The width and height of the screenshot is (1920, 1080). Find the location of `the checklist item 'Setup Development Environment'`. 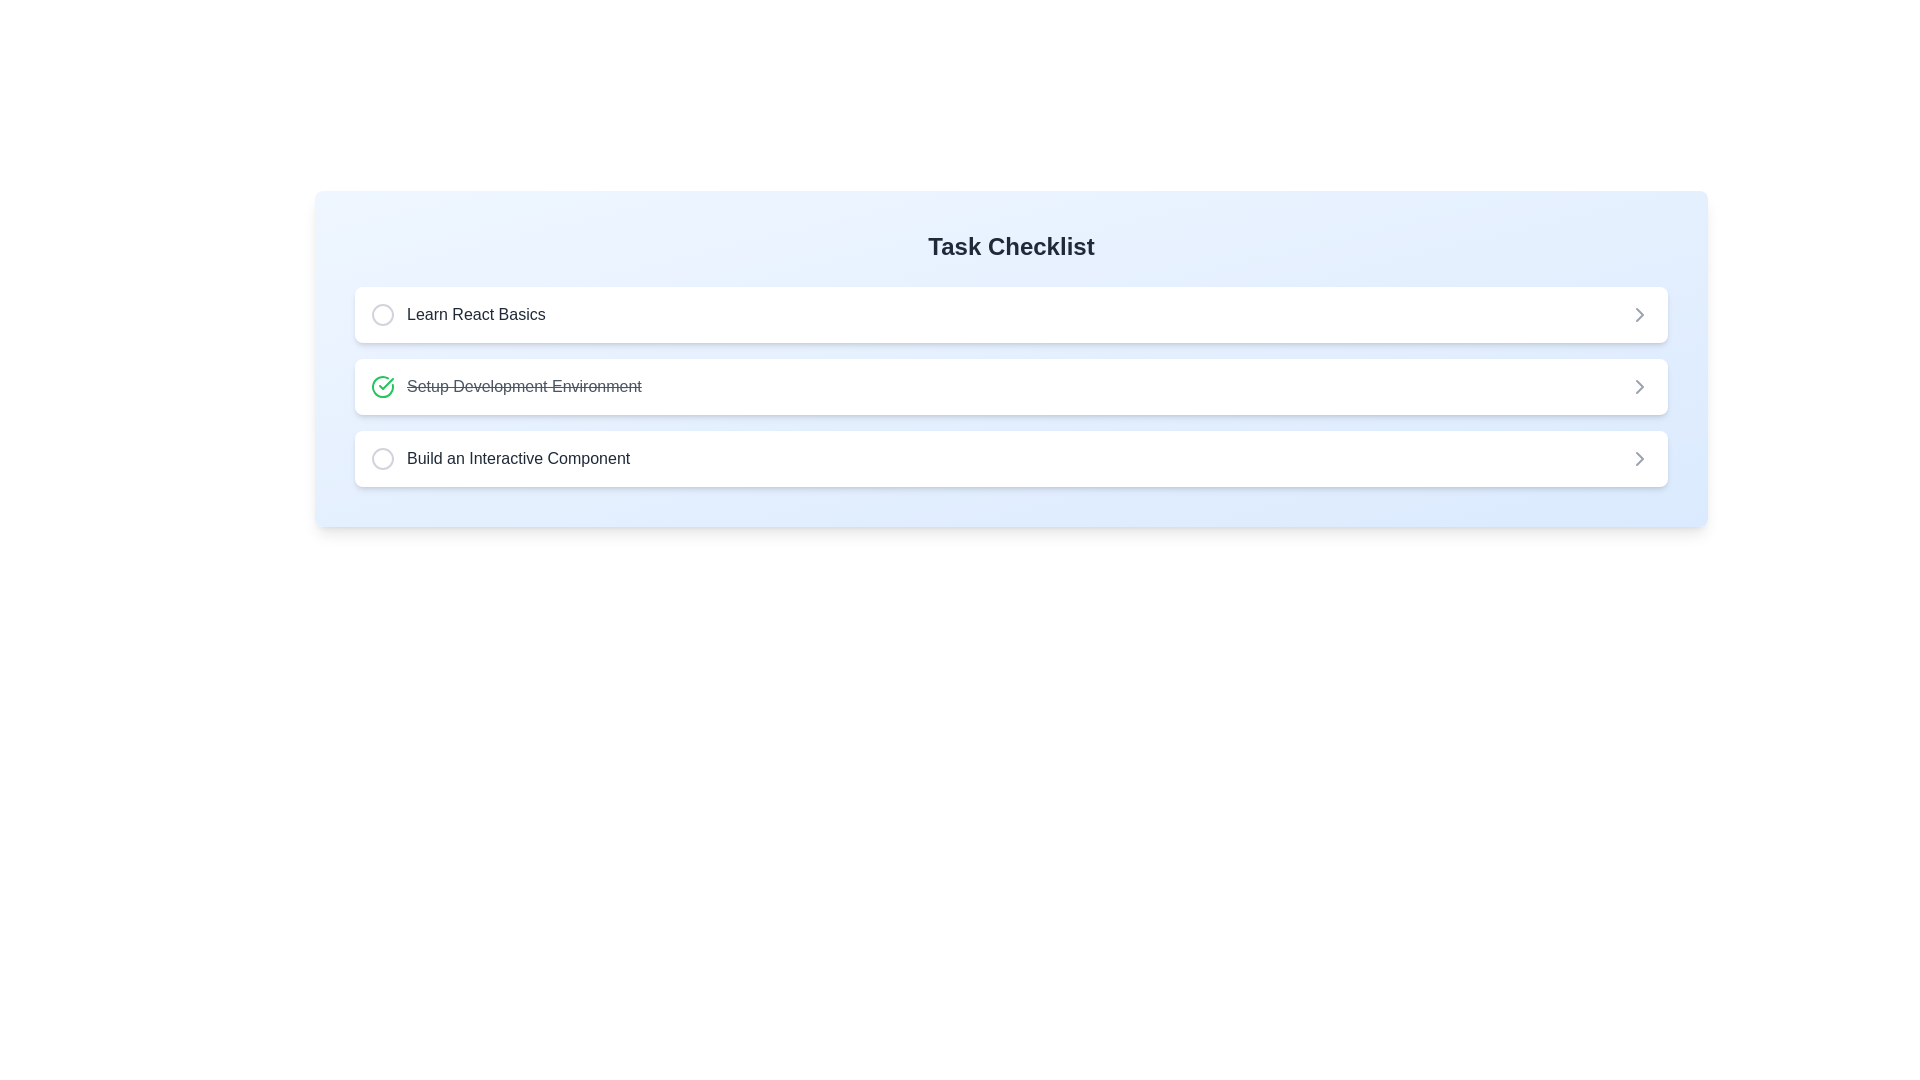

the checklist item 'Setup Development Environment' is located at coordinates (1011, 386).